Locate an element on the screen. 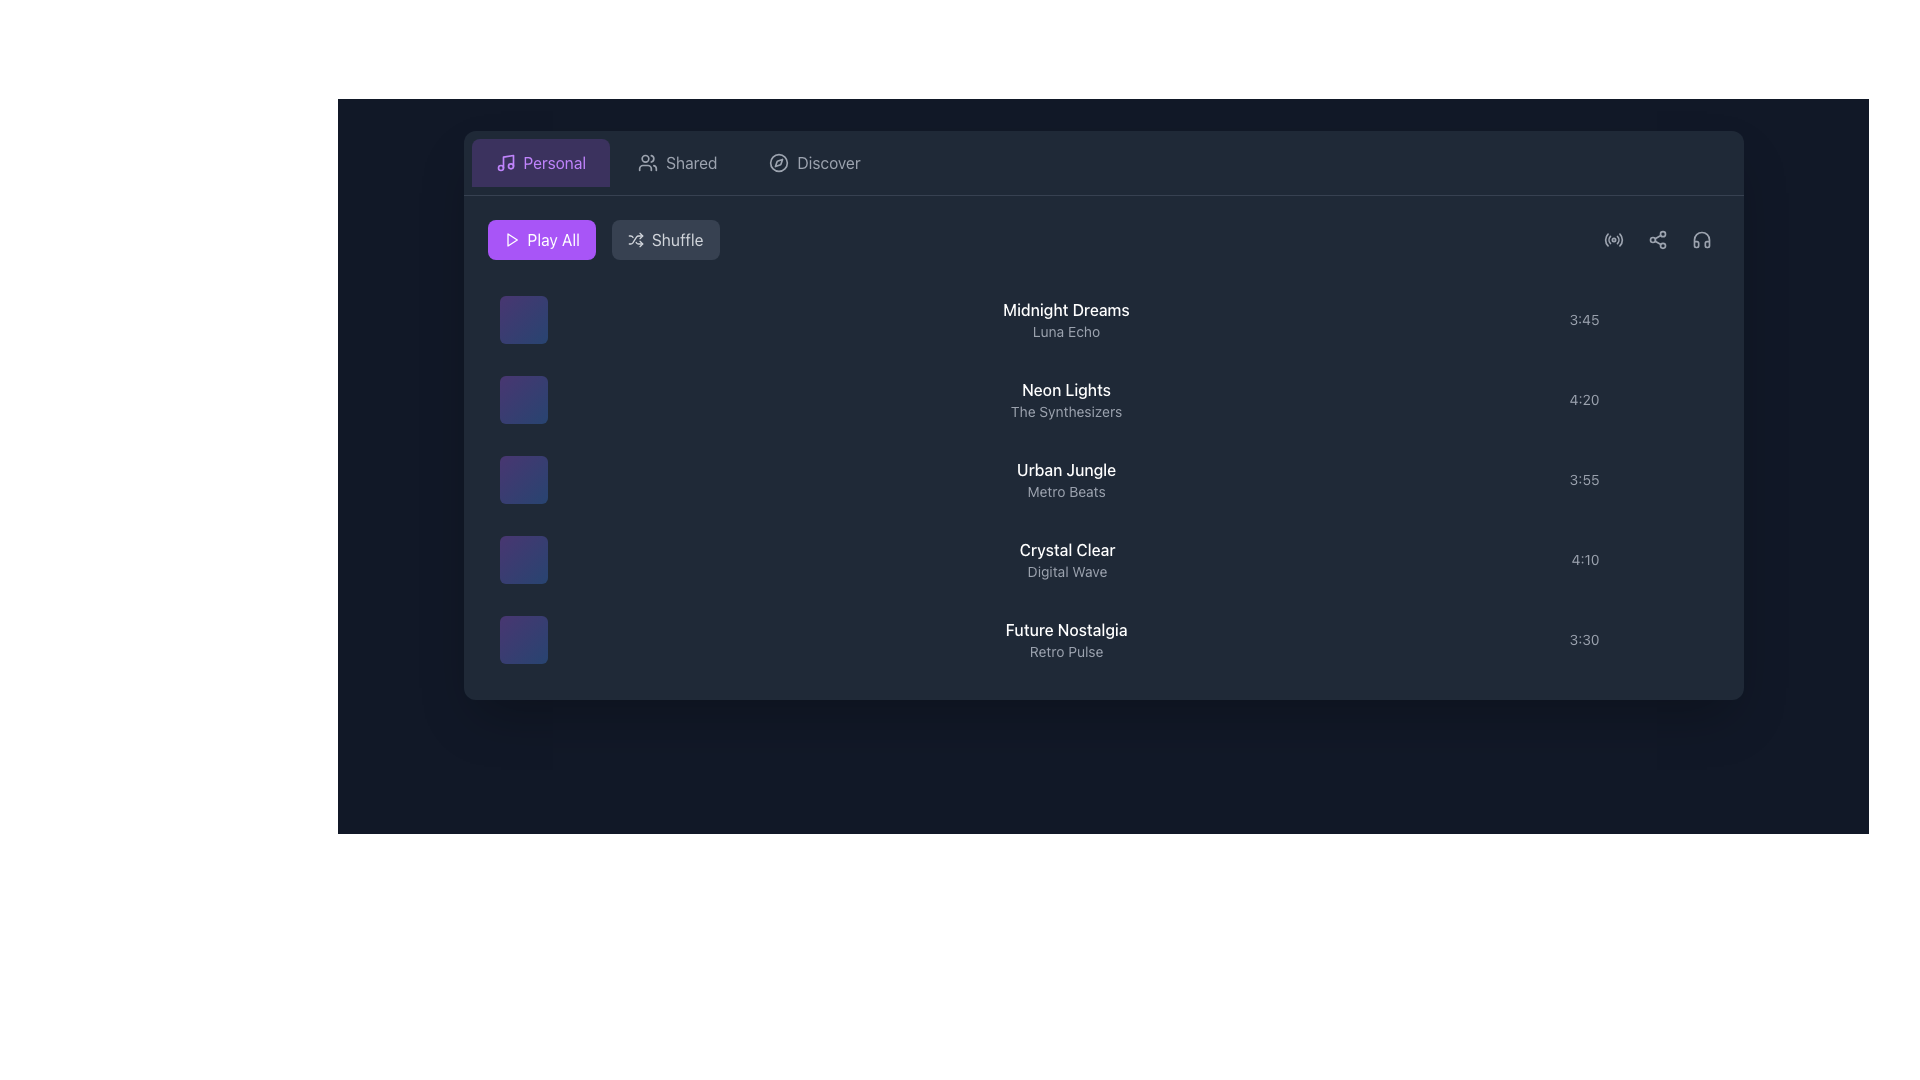  the list item labeled 'Urban Jungle' is located at coordinates (1102, 479).